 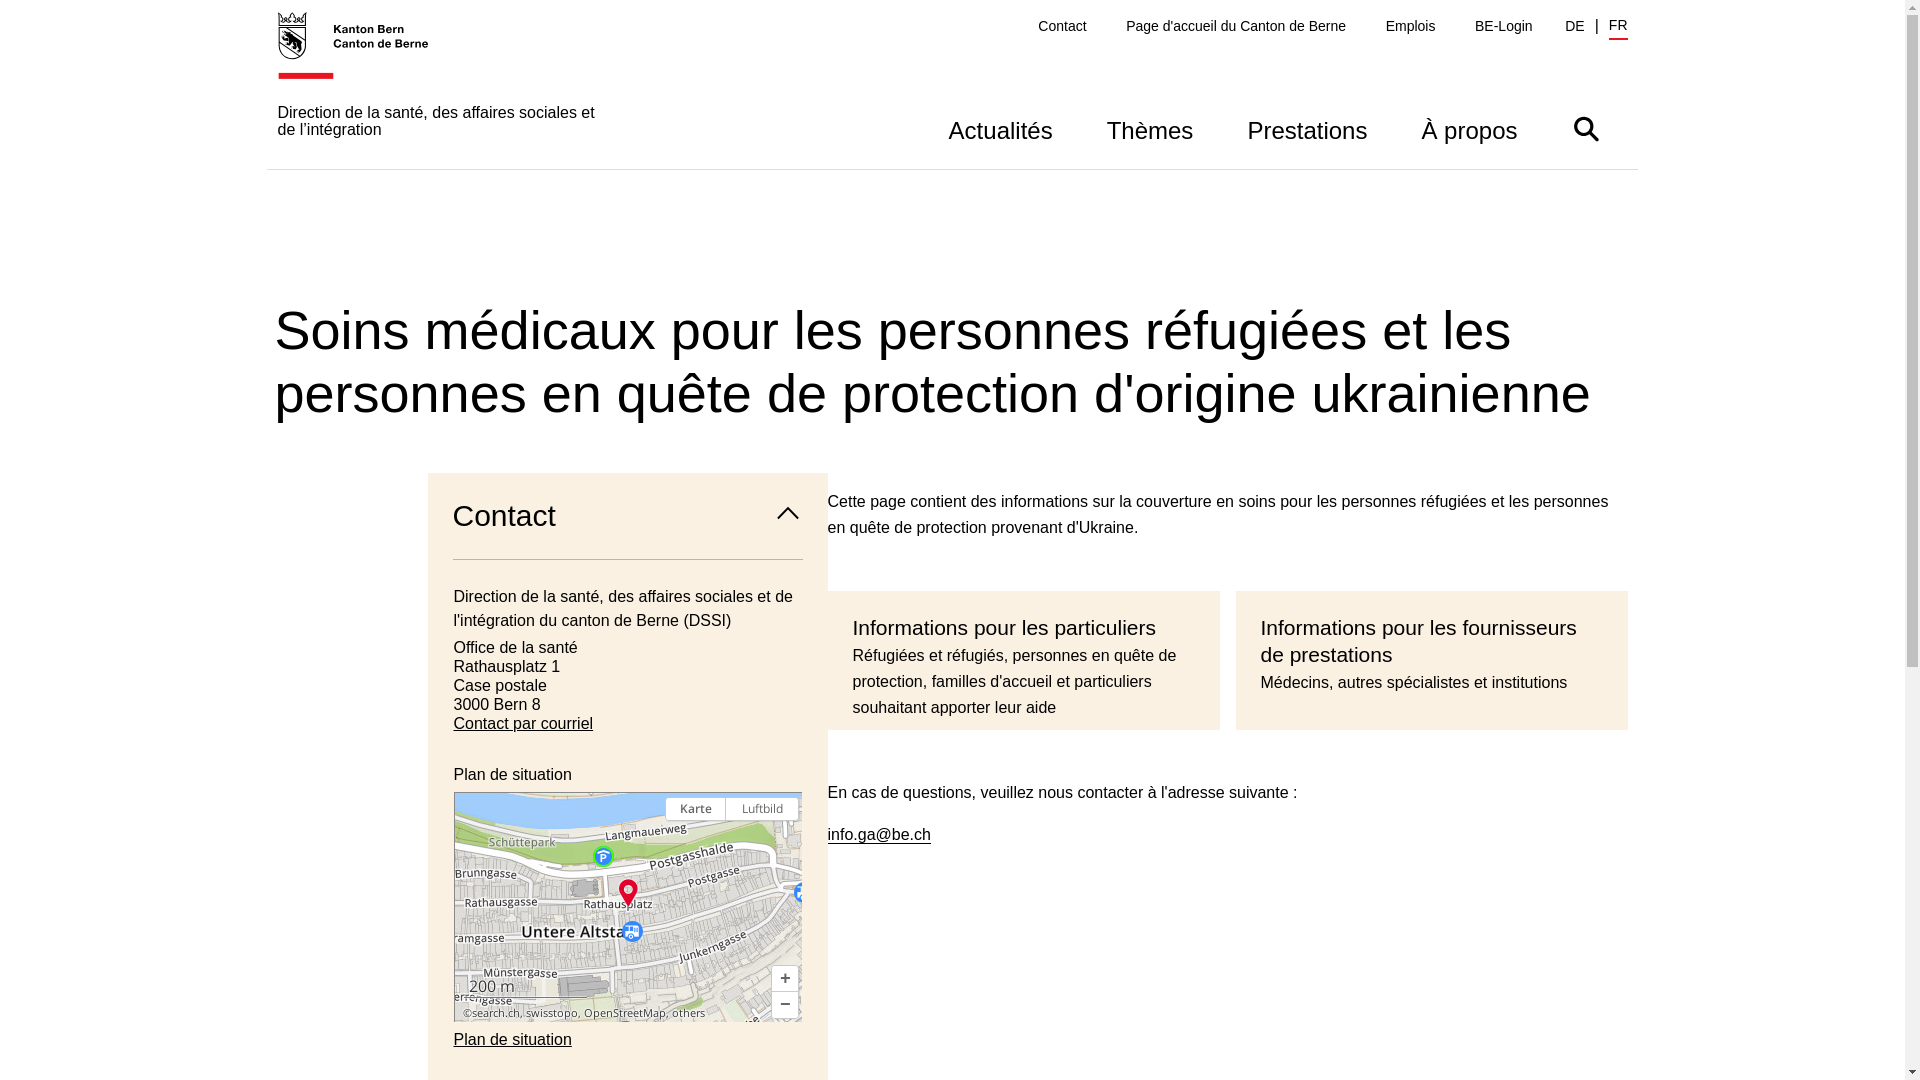 I want to click on 'Plan de situation', so click(x=627, y=1038).